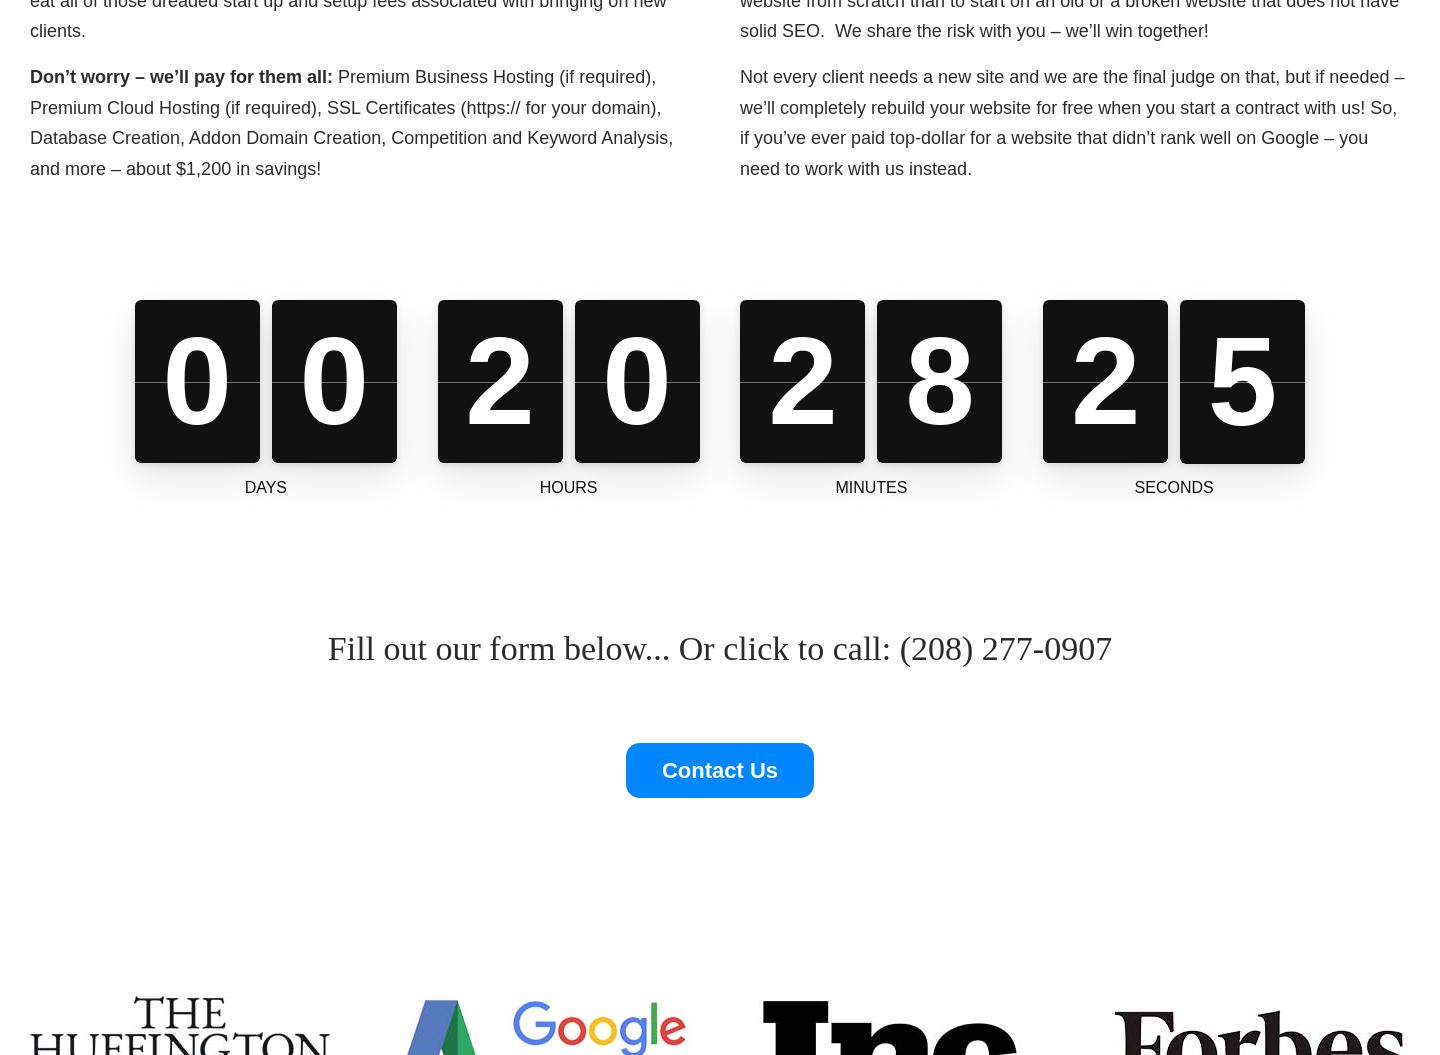 The width and height of the screenshot is (1440, 1055). Describe the element at coordinates (184, 76) in the screenshot. I see `'Don’t worry – we’ll pay for them all:'` at that location.